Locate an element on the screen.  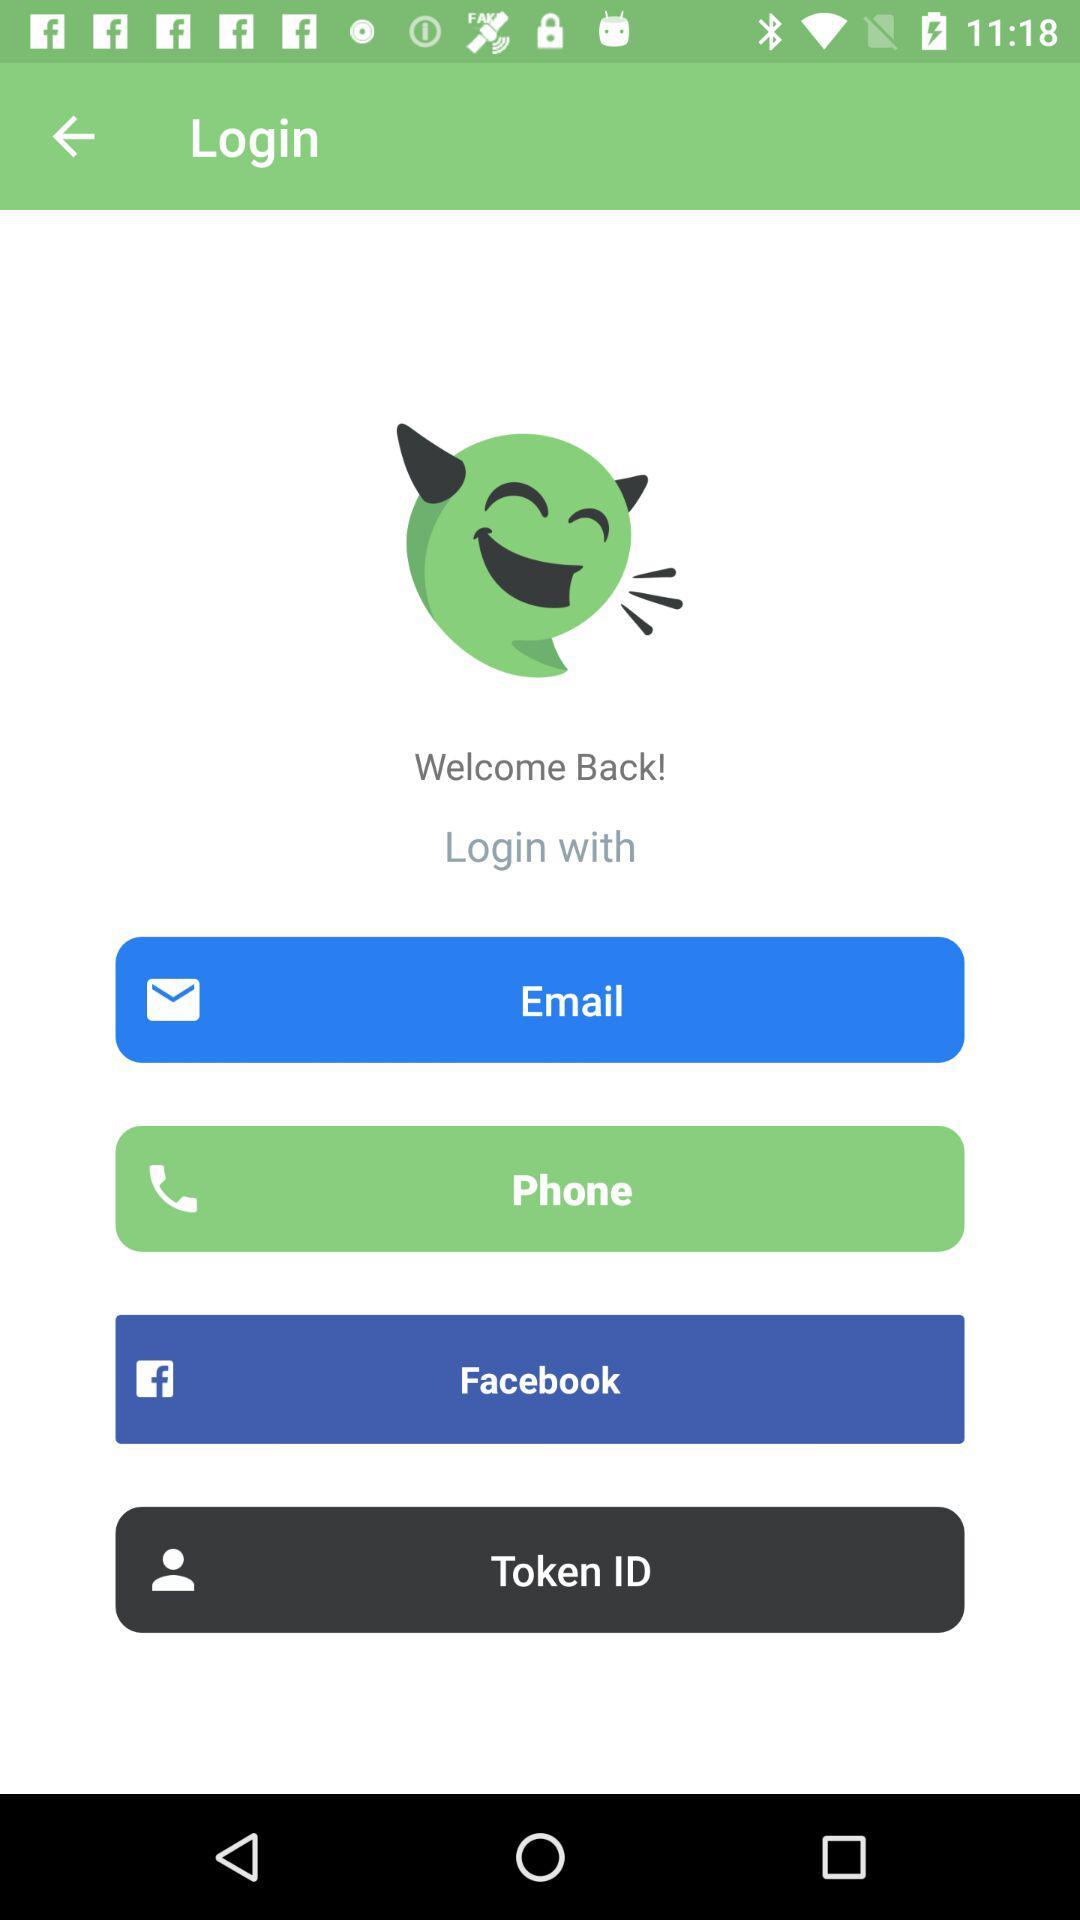
the phone is located at coordinates (540, 1188).